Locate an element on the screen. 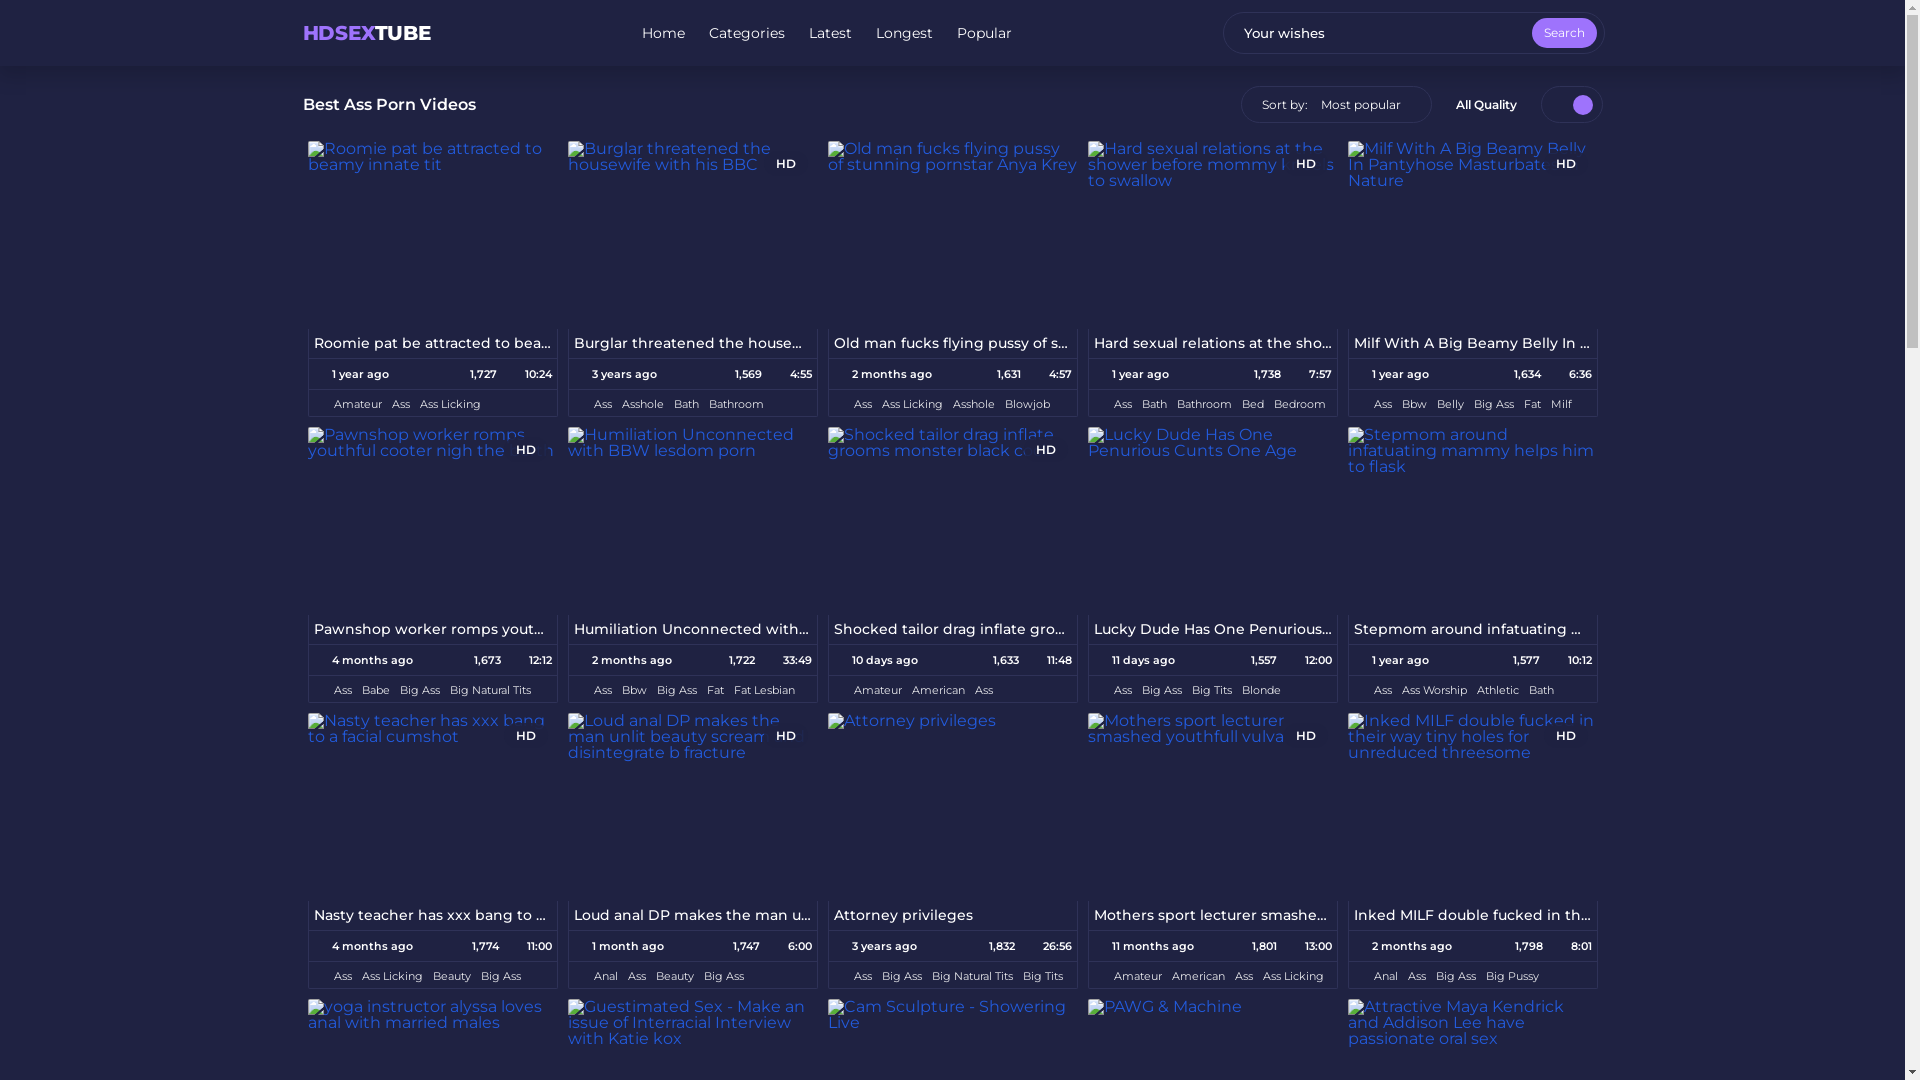  'Humiliation Unconnected with BBW lesdom porn' is located at coordinates (691, 628).